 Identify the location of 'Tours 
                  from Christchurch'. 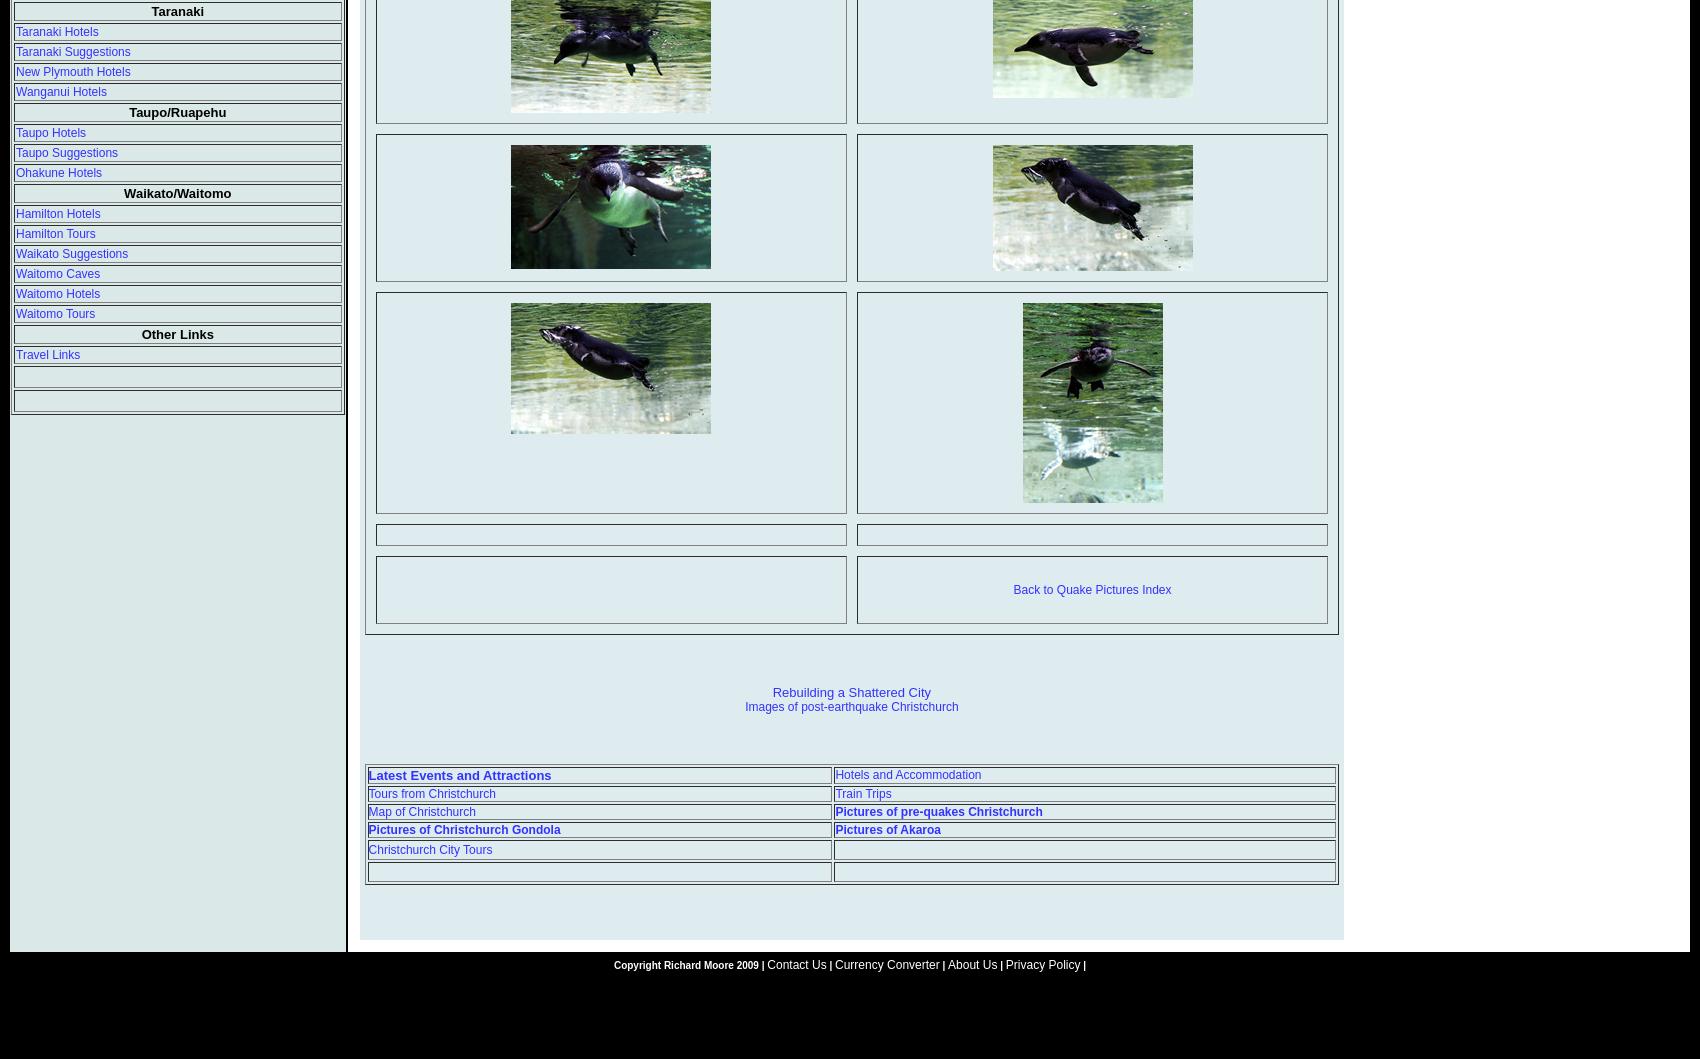
(431, 791).